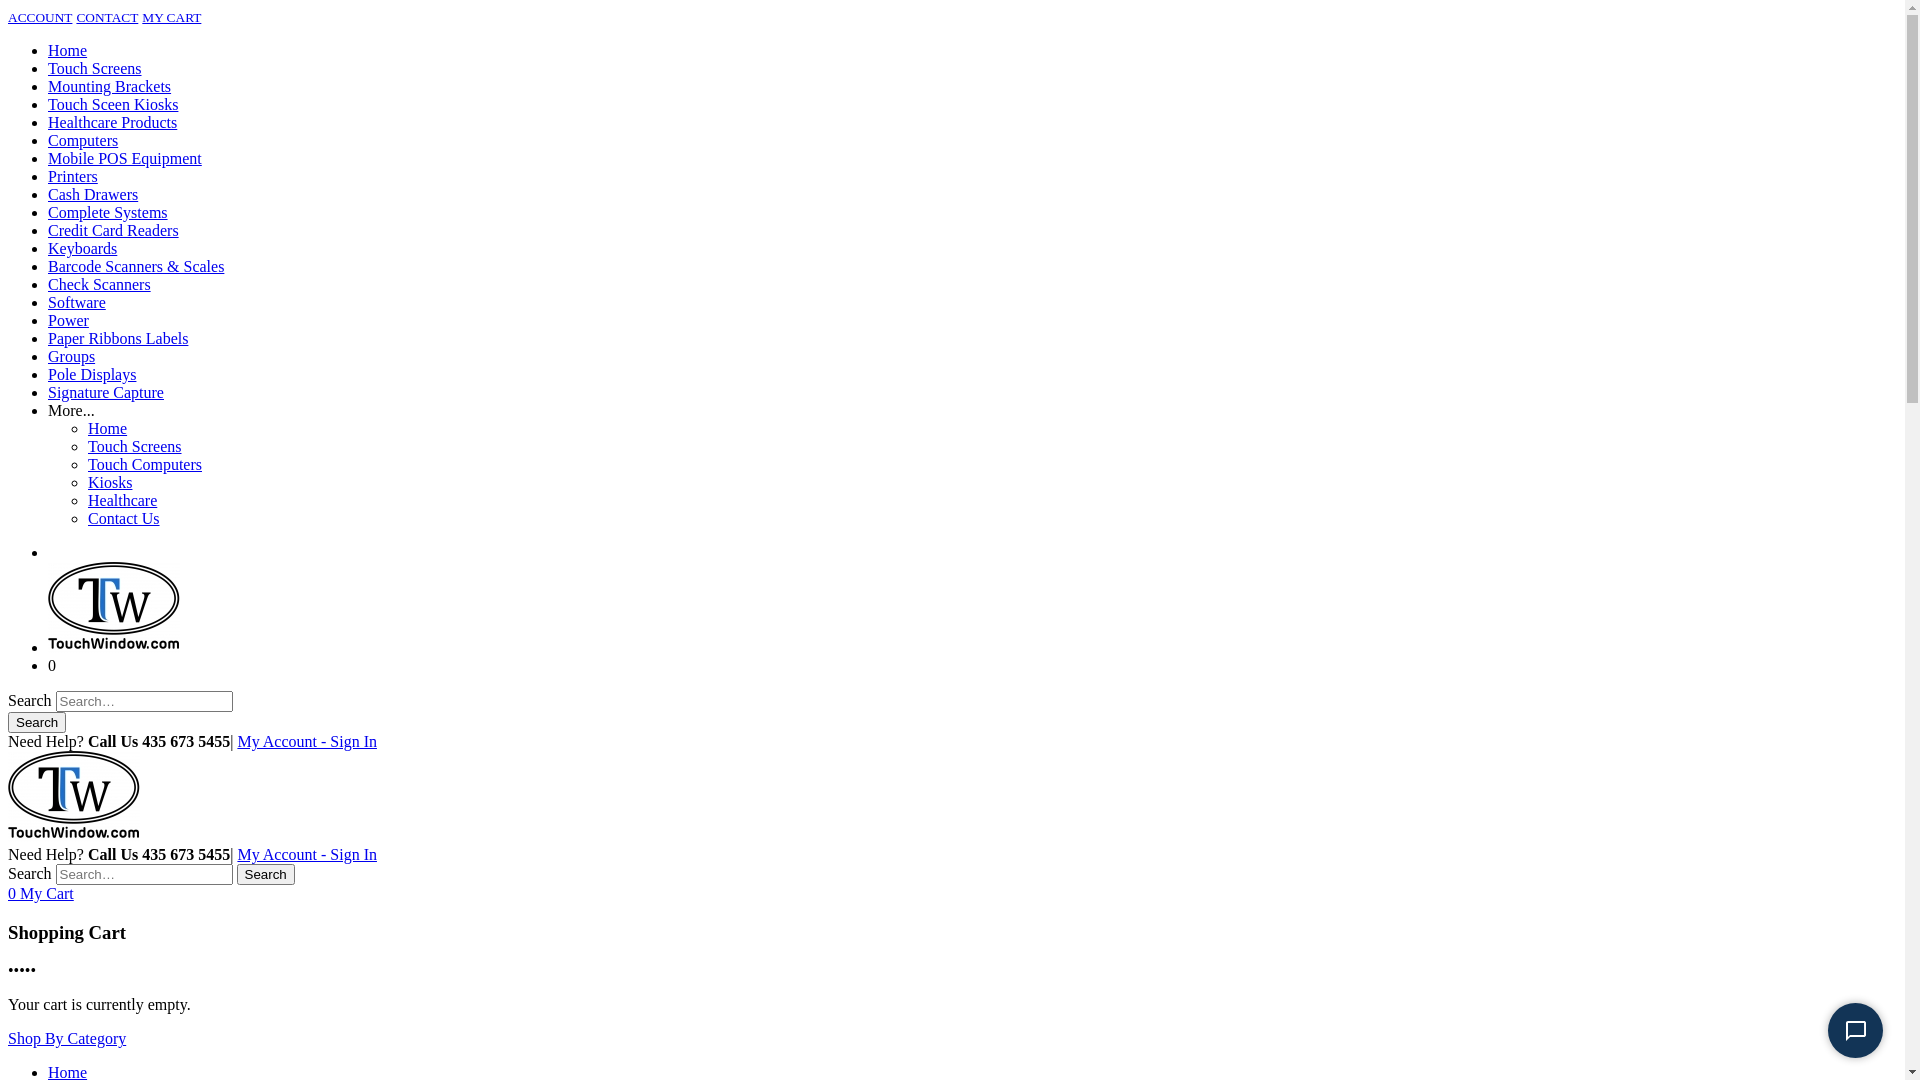 Image resolution: width=1920 pixels, height=1080 pixels. I want to click on 'Paper Ribbons Labels', so click(117, 337).